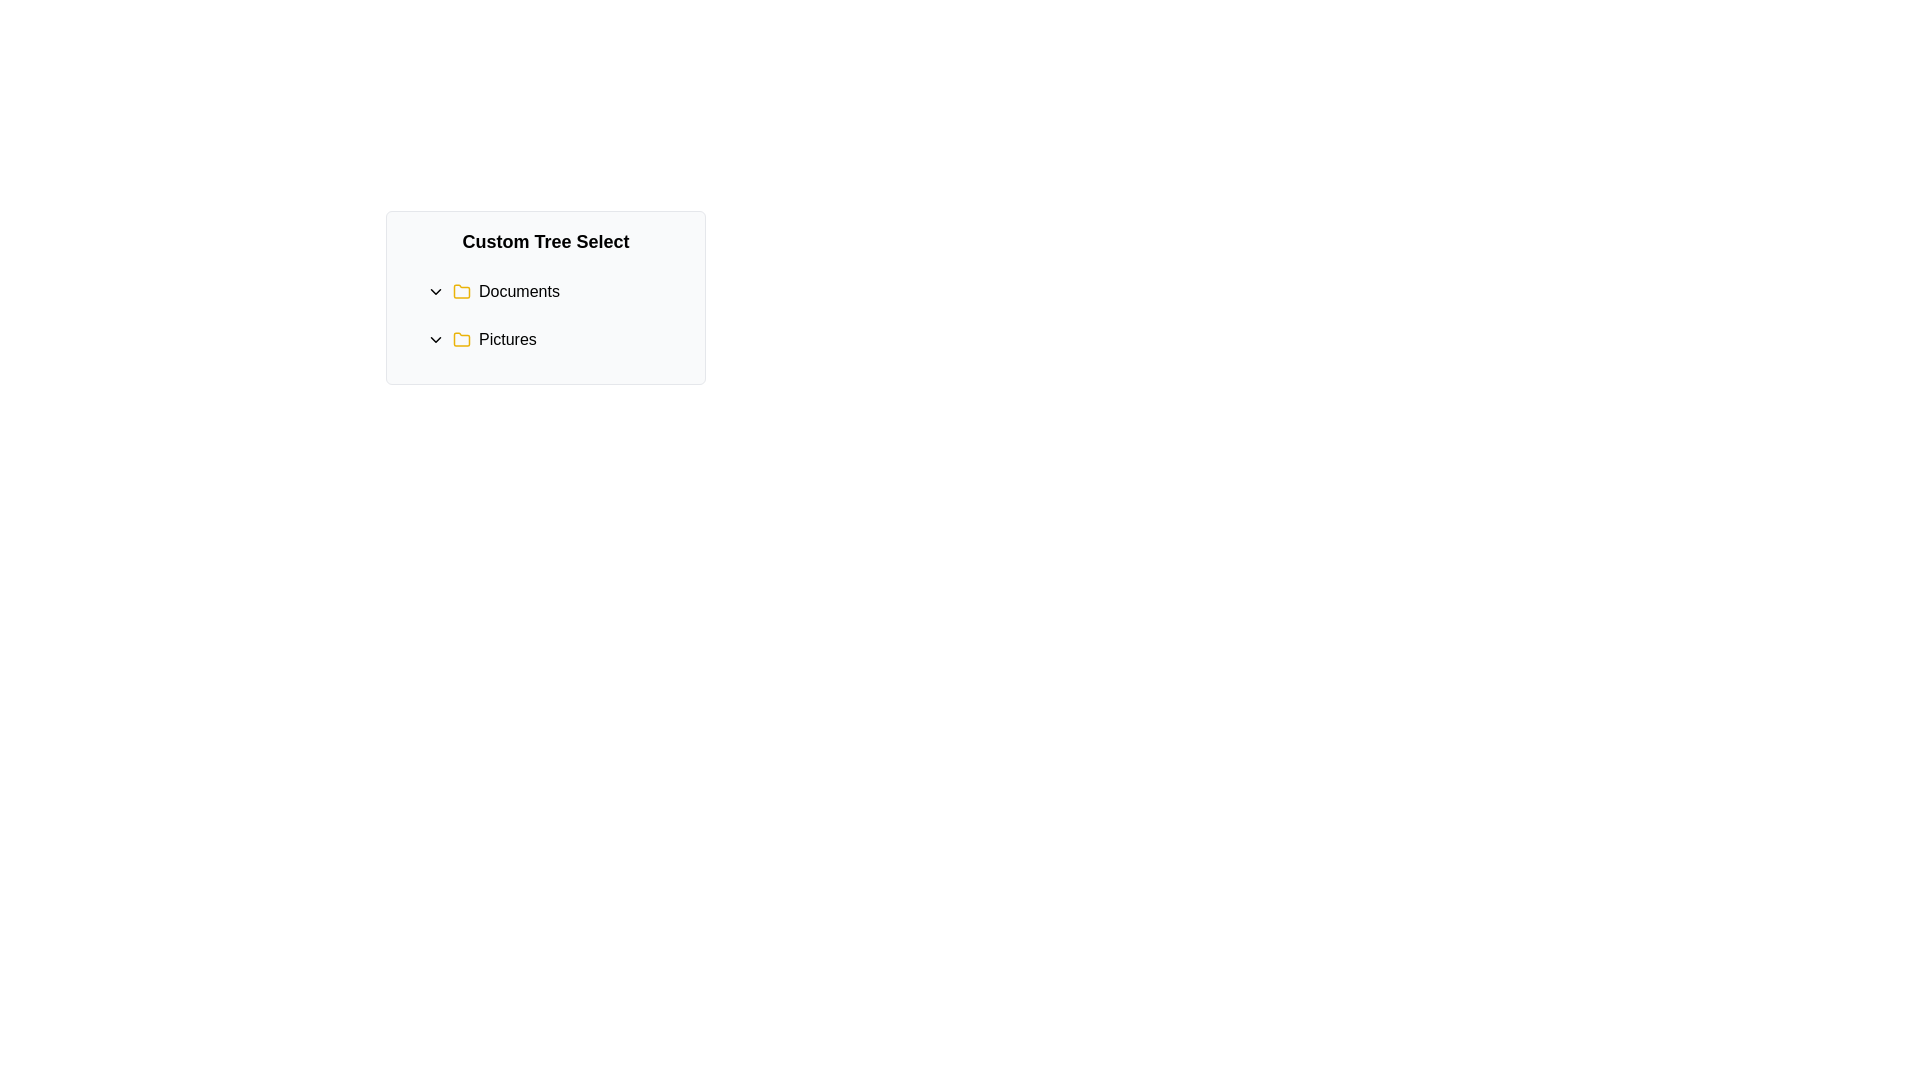 The width and height of the screenshot is (1920, 1080). Describe the element at coordinates (546, 297) in the screenshot. I see `the 'Documents' folder icon or text in the Tree view component` at that location.